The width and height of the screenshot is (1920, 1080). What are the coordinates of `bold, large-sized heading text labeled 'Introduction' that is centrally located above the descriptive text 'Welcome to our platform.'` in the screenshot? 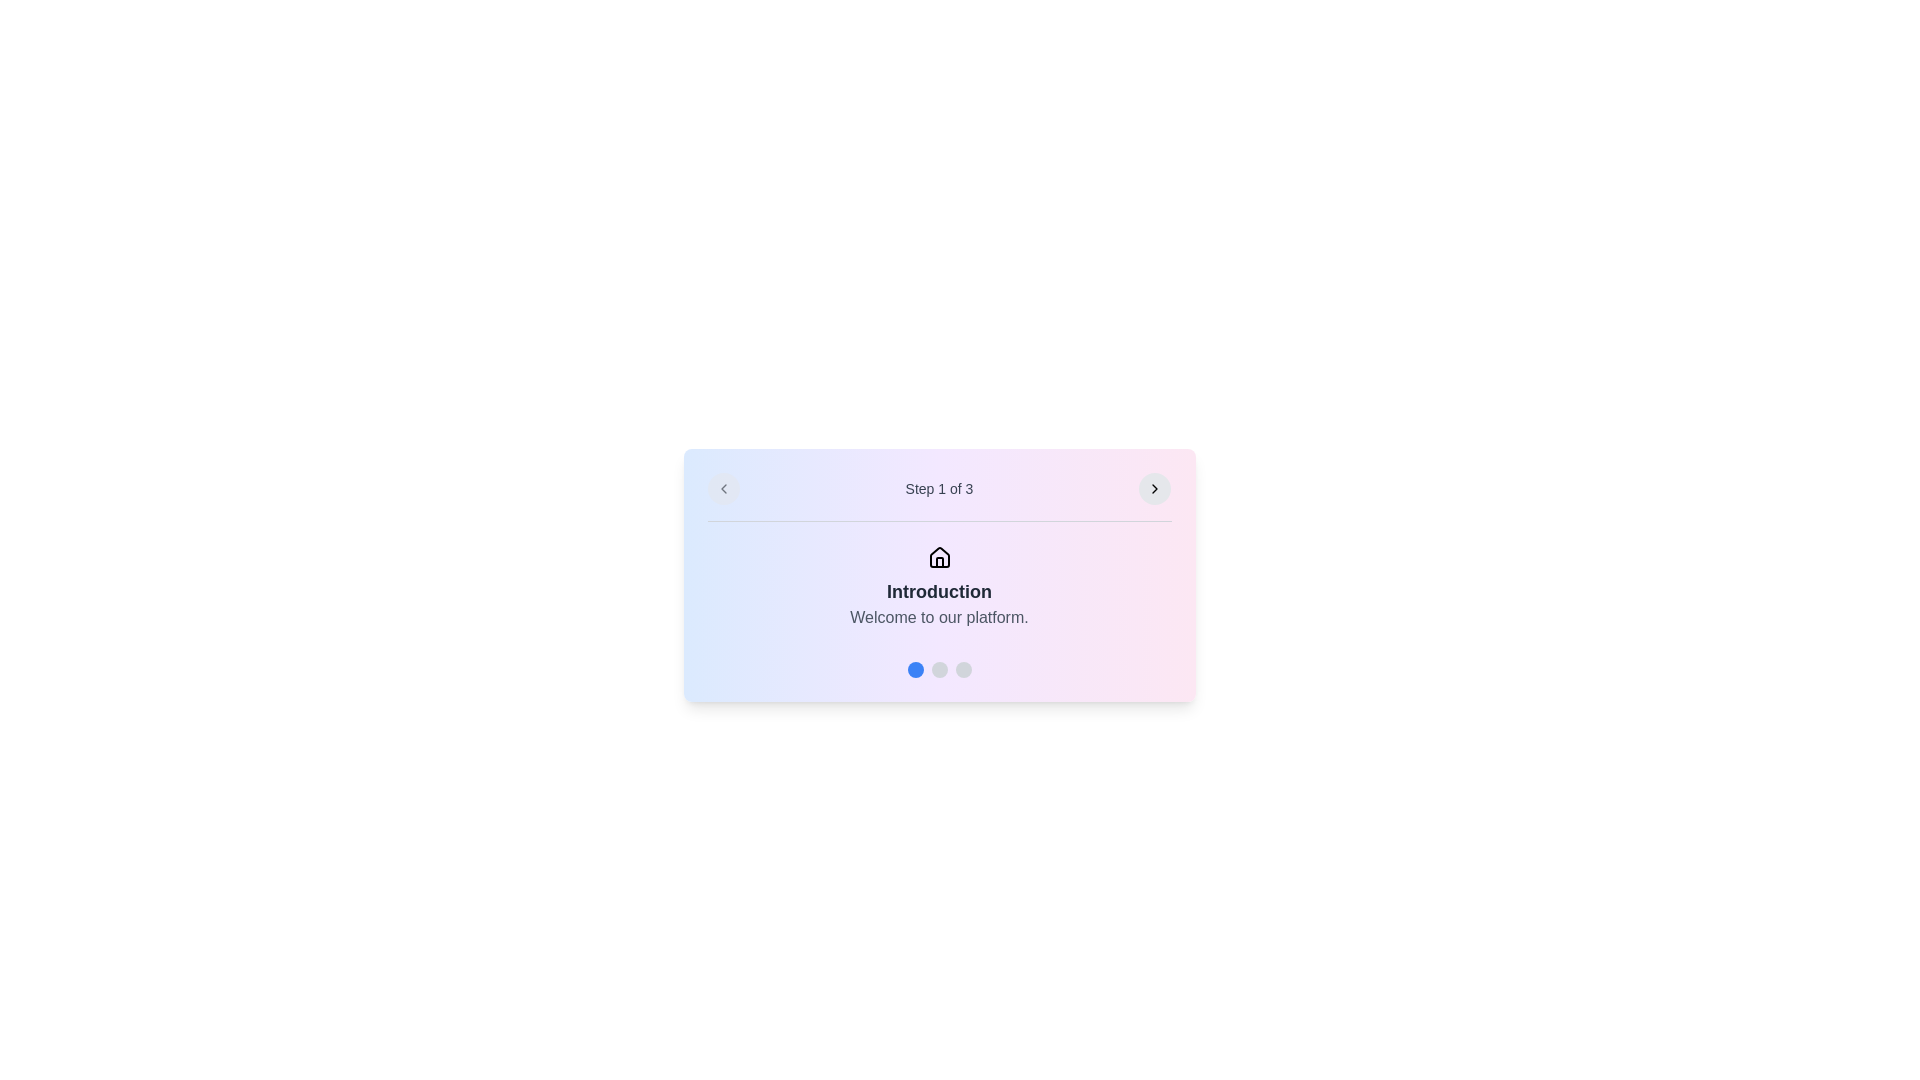 It's located at (938, 590).